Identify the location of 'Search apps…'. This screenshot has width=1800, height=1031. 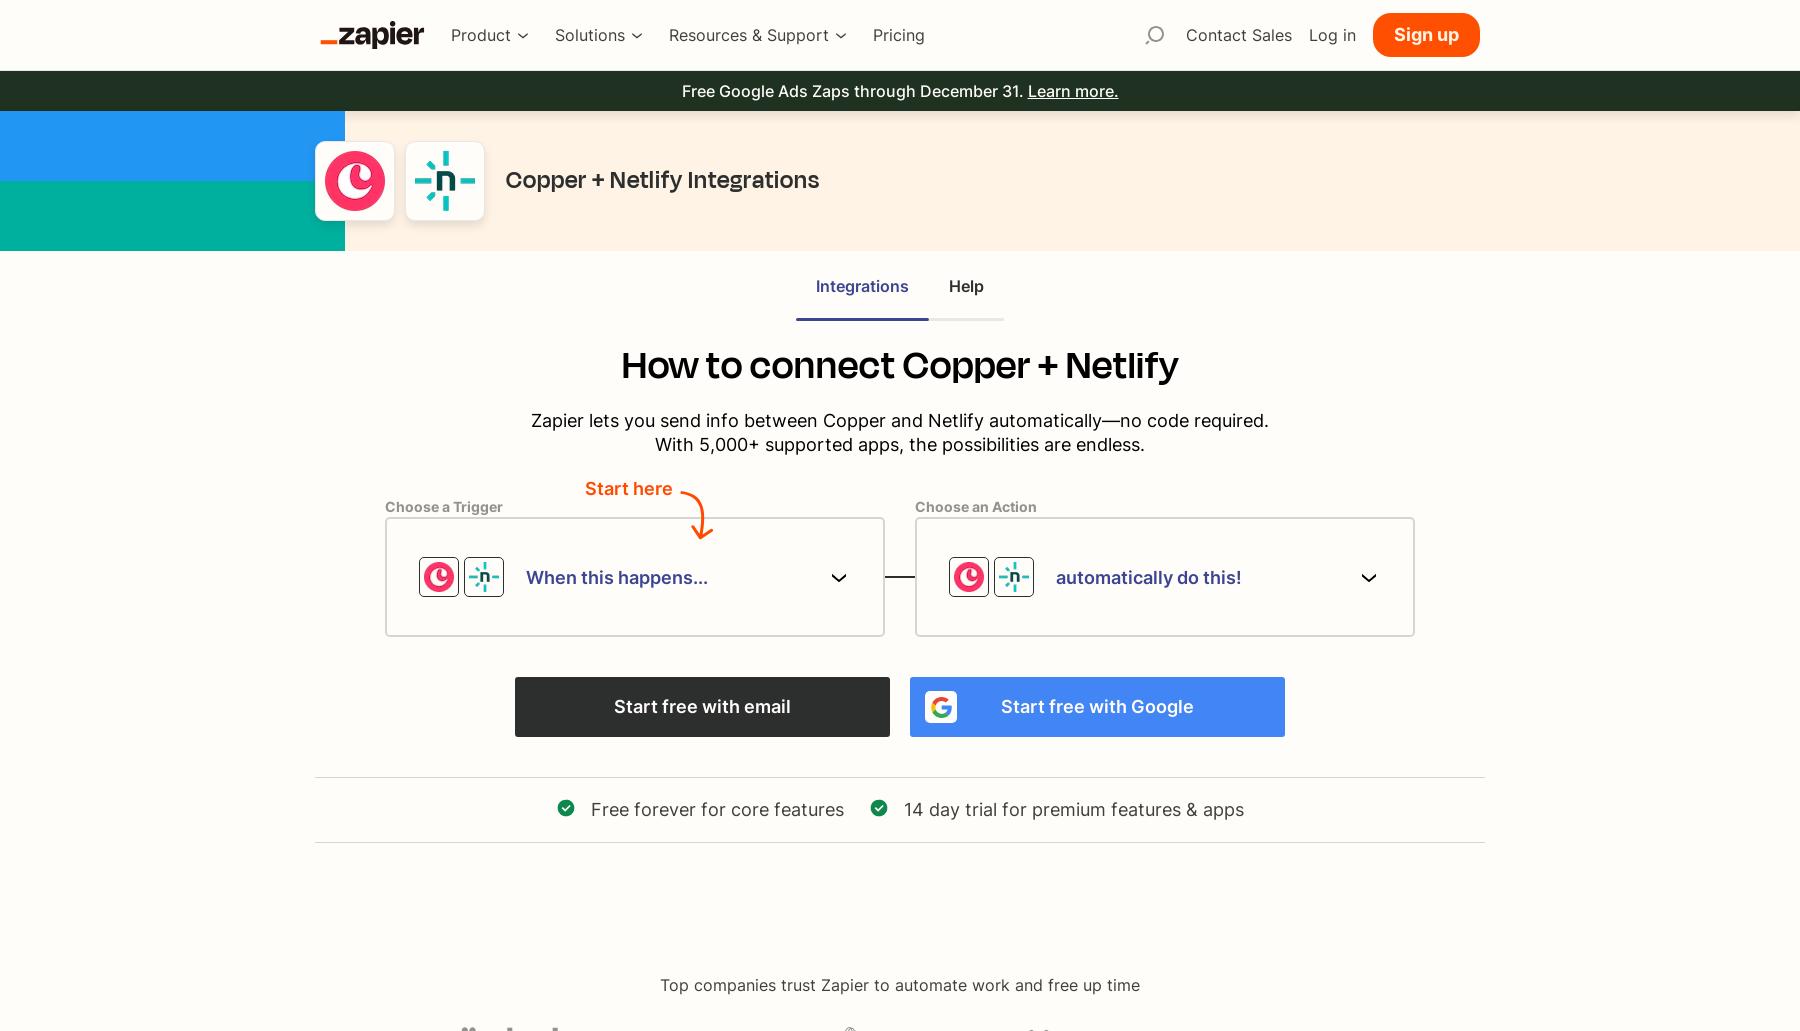
(1154, 74).